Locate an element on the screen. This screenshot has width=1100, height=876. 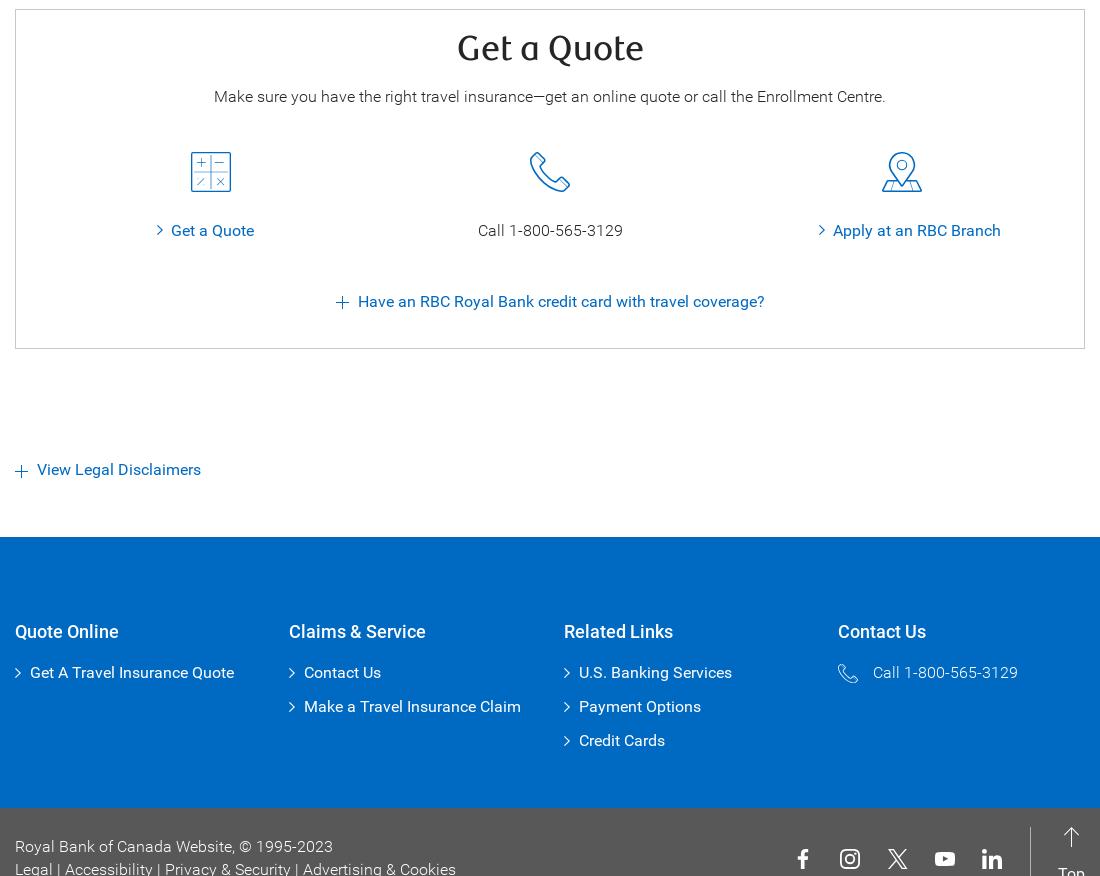
'Make a Travel Insurance Claim' is located at coordinates (303, 705).